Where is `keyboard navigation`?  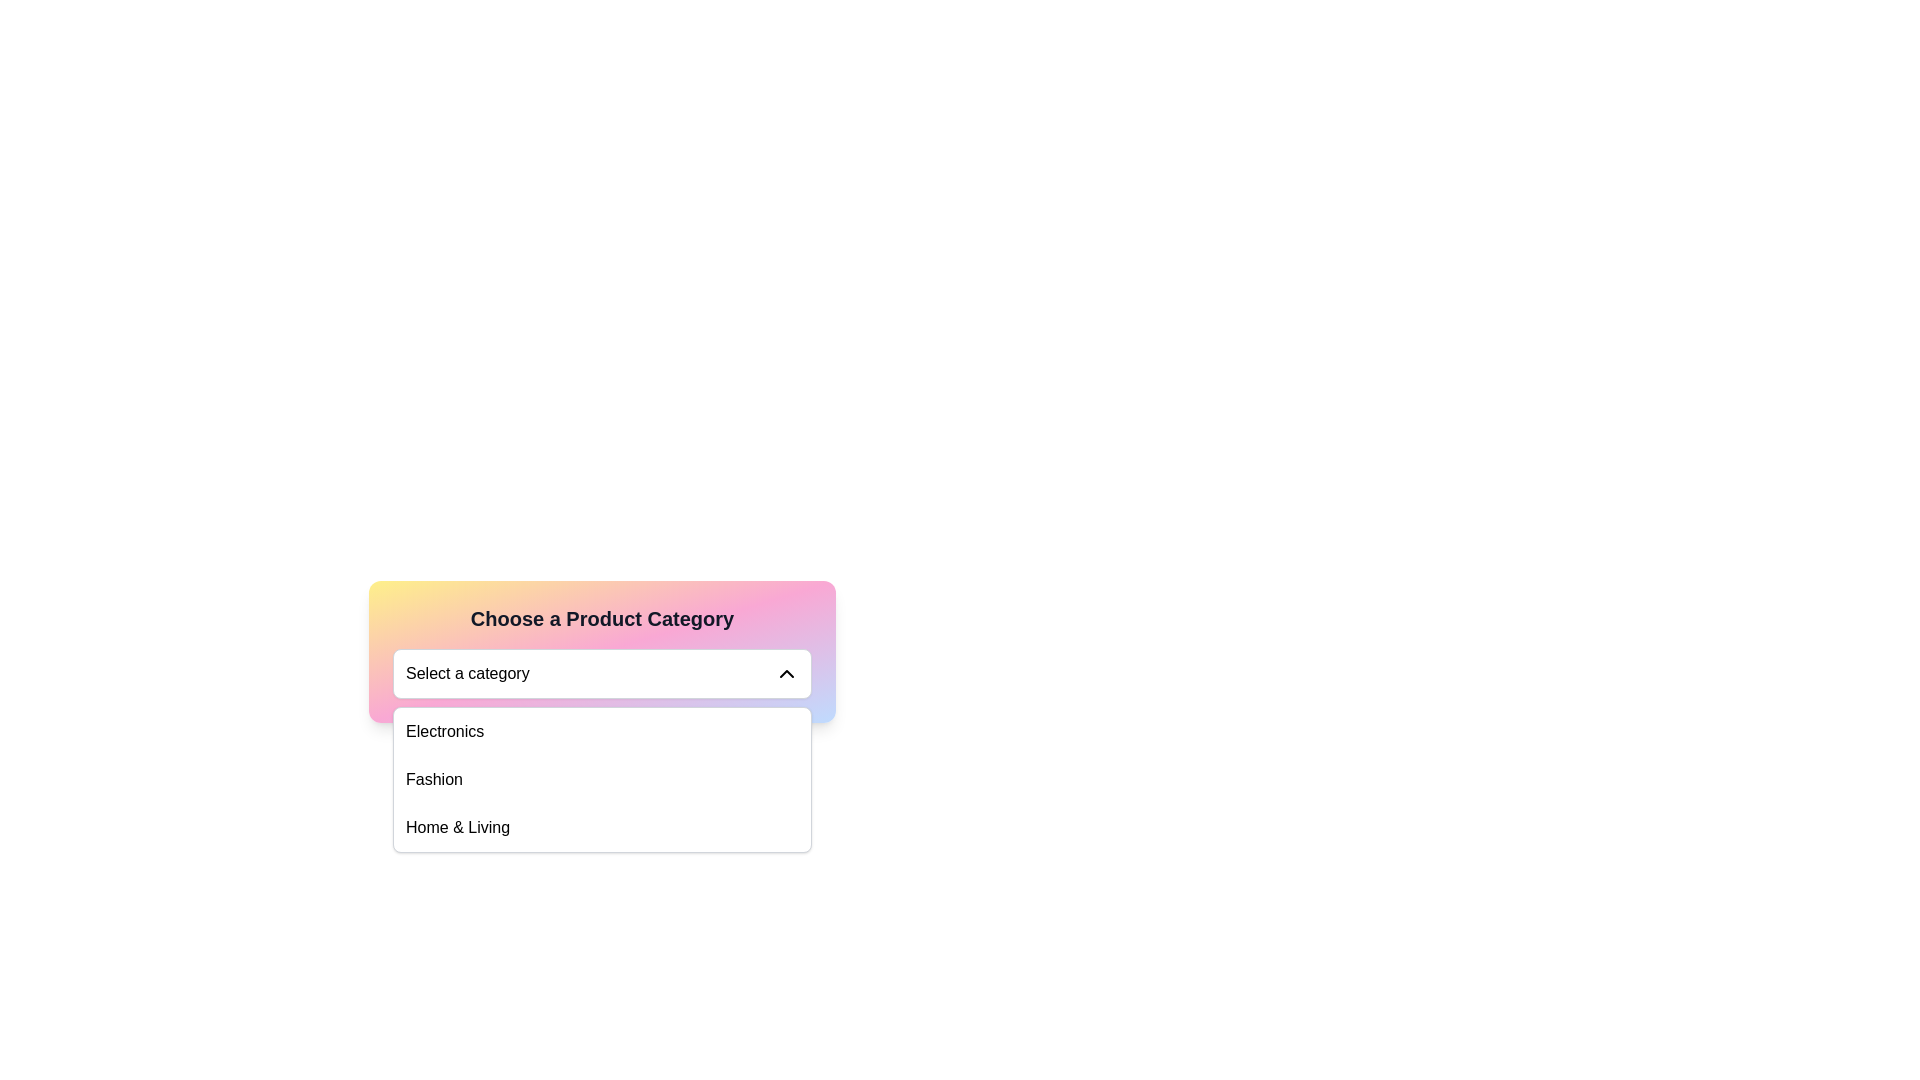
keyboard navigation is located at coordinates (601, 828).